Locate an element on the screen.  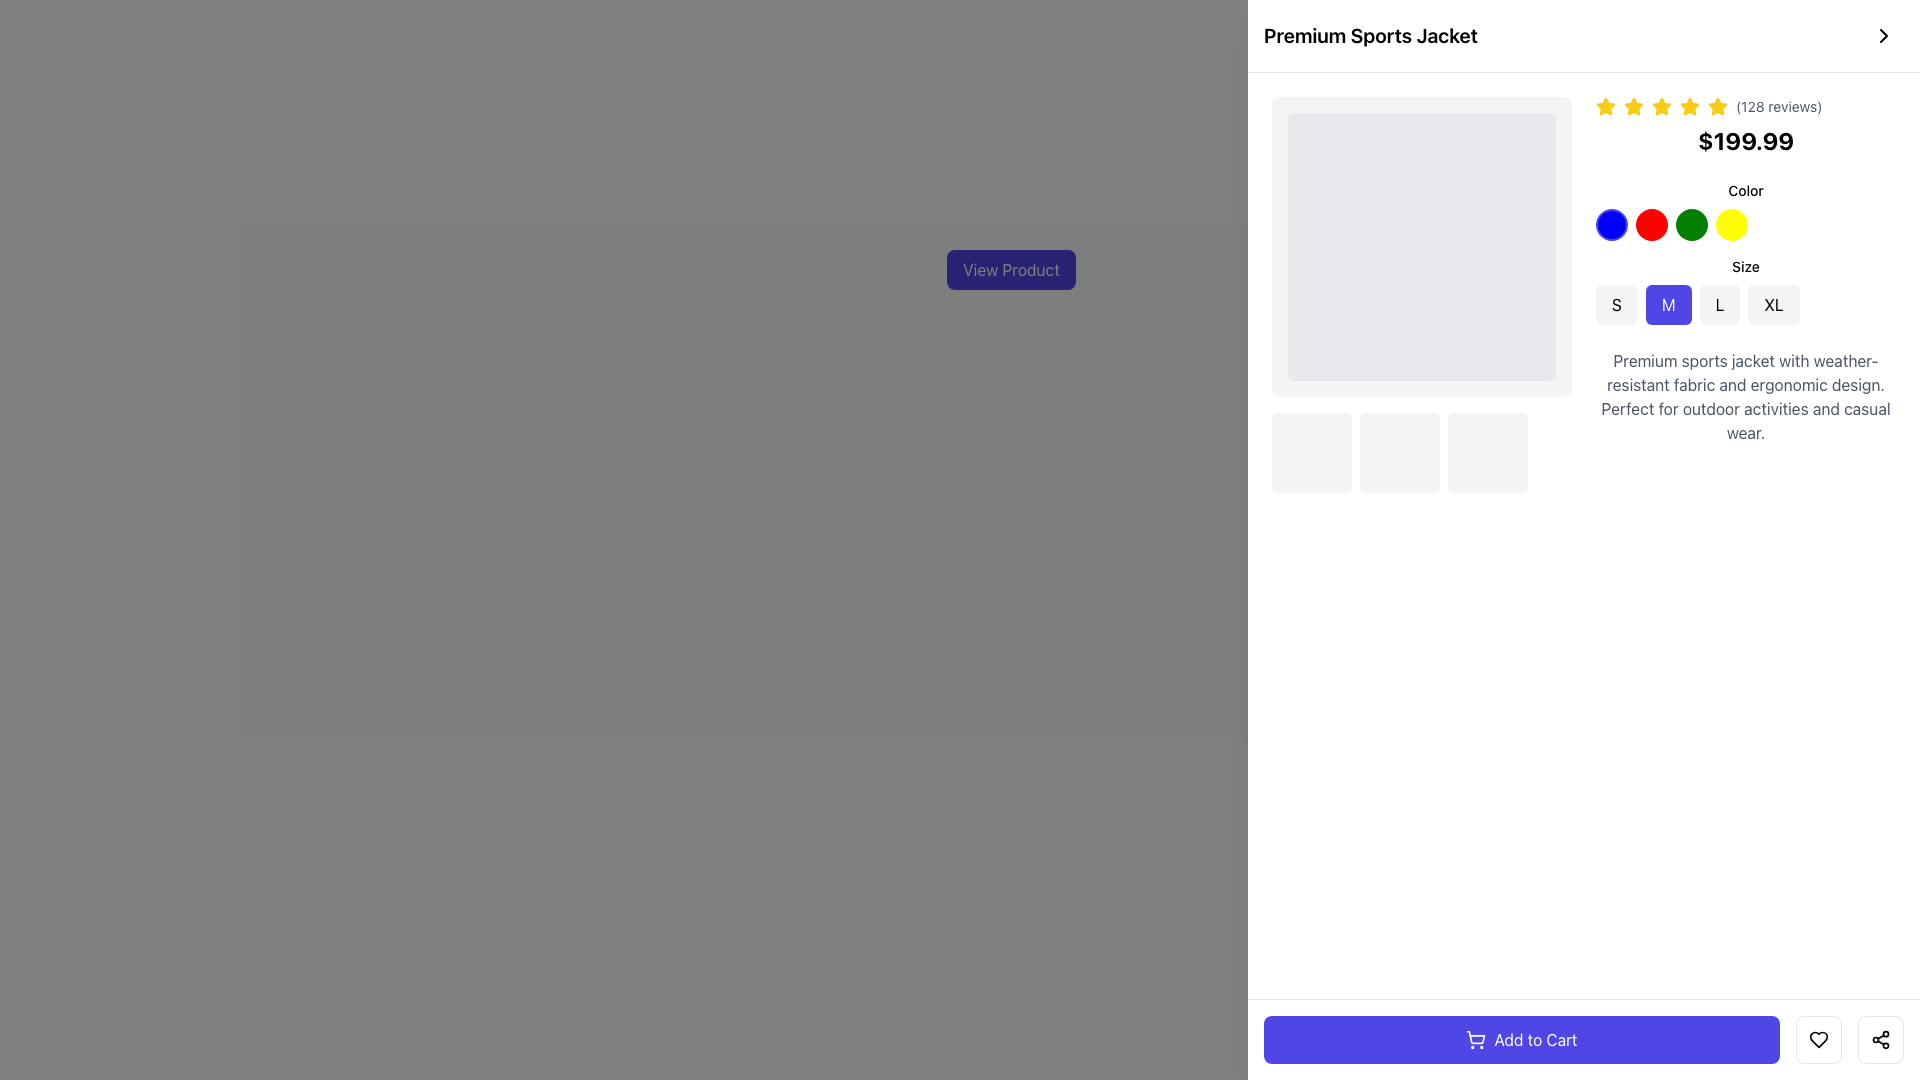
the share icon button, which is a minimalist design with three connected circles, located at the bottom-right corner of the card group containing interactive buttons is located at coordinates (1880, 1039).